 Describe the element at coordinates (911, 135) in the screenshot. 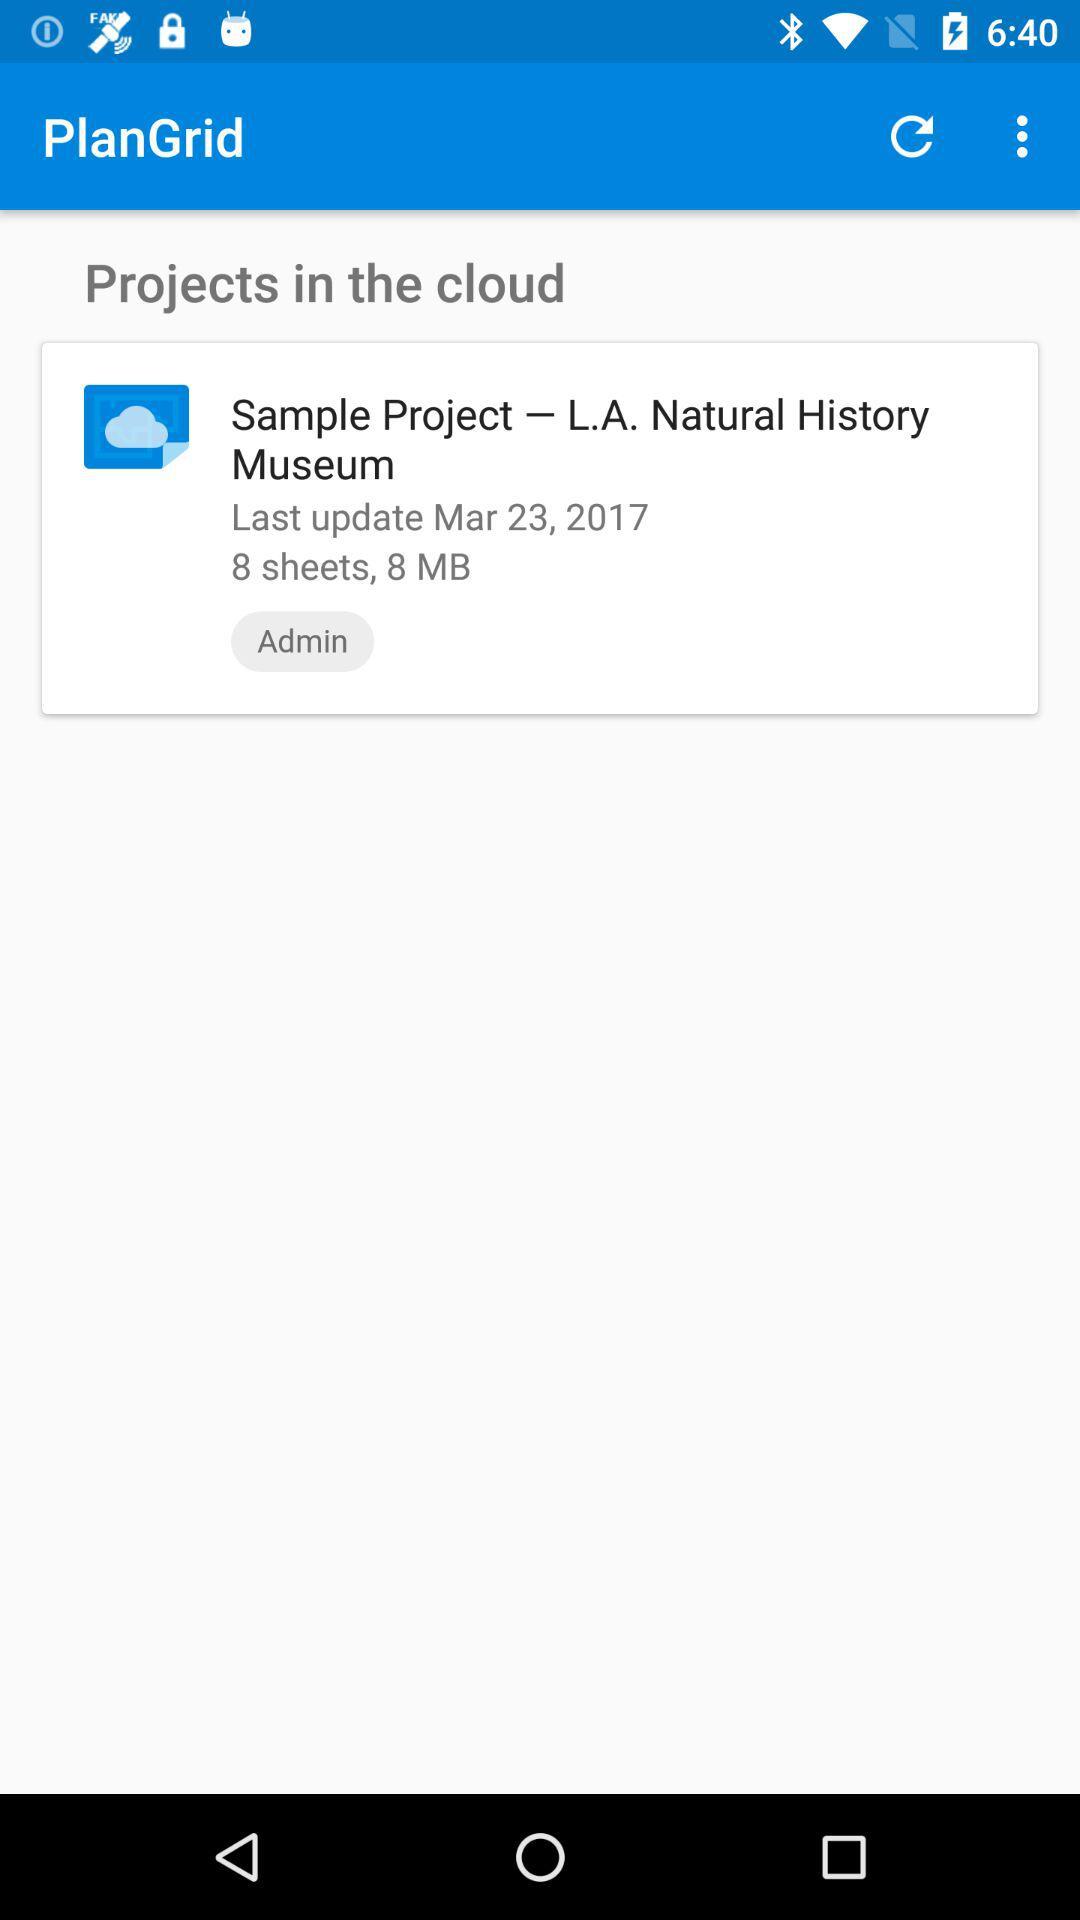

I see `icon next to plangrid` at that location.